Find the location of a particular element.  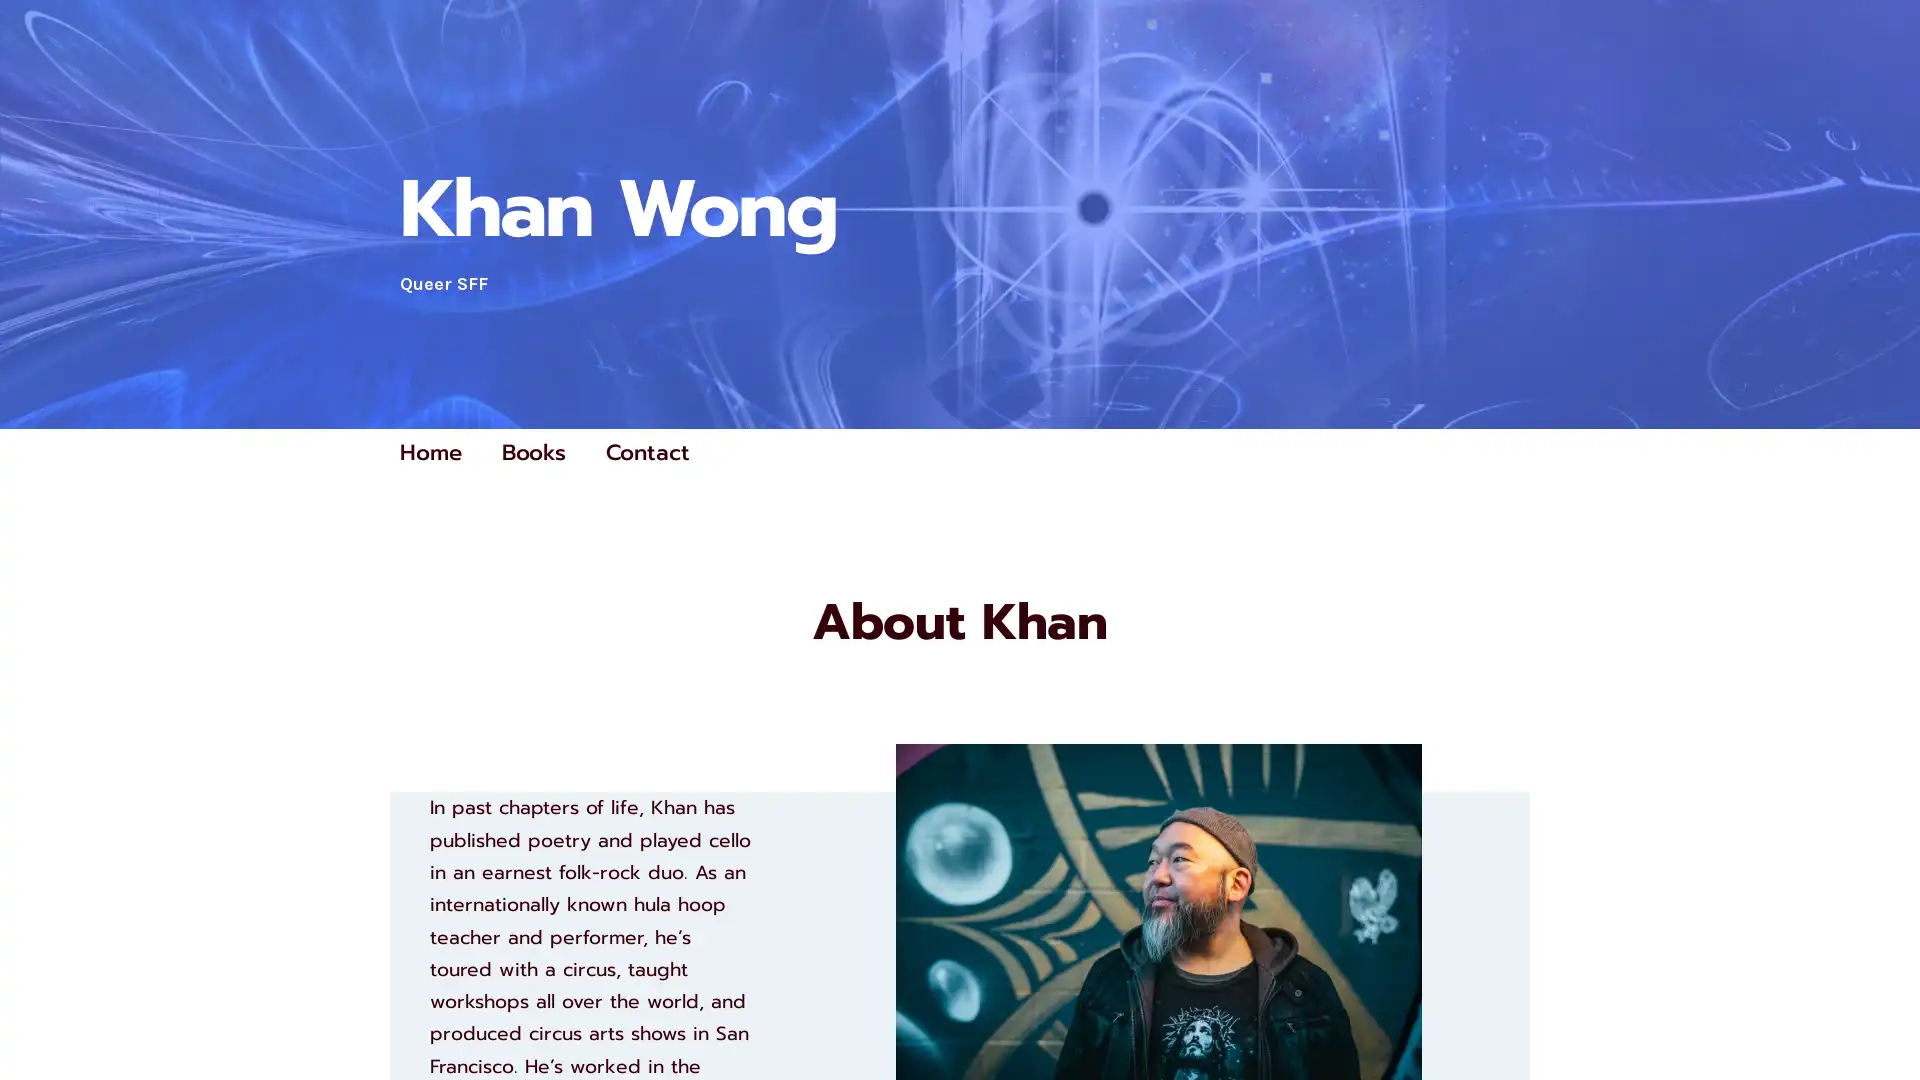

Scroll to top is located at coordinates (1881, 1012).